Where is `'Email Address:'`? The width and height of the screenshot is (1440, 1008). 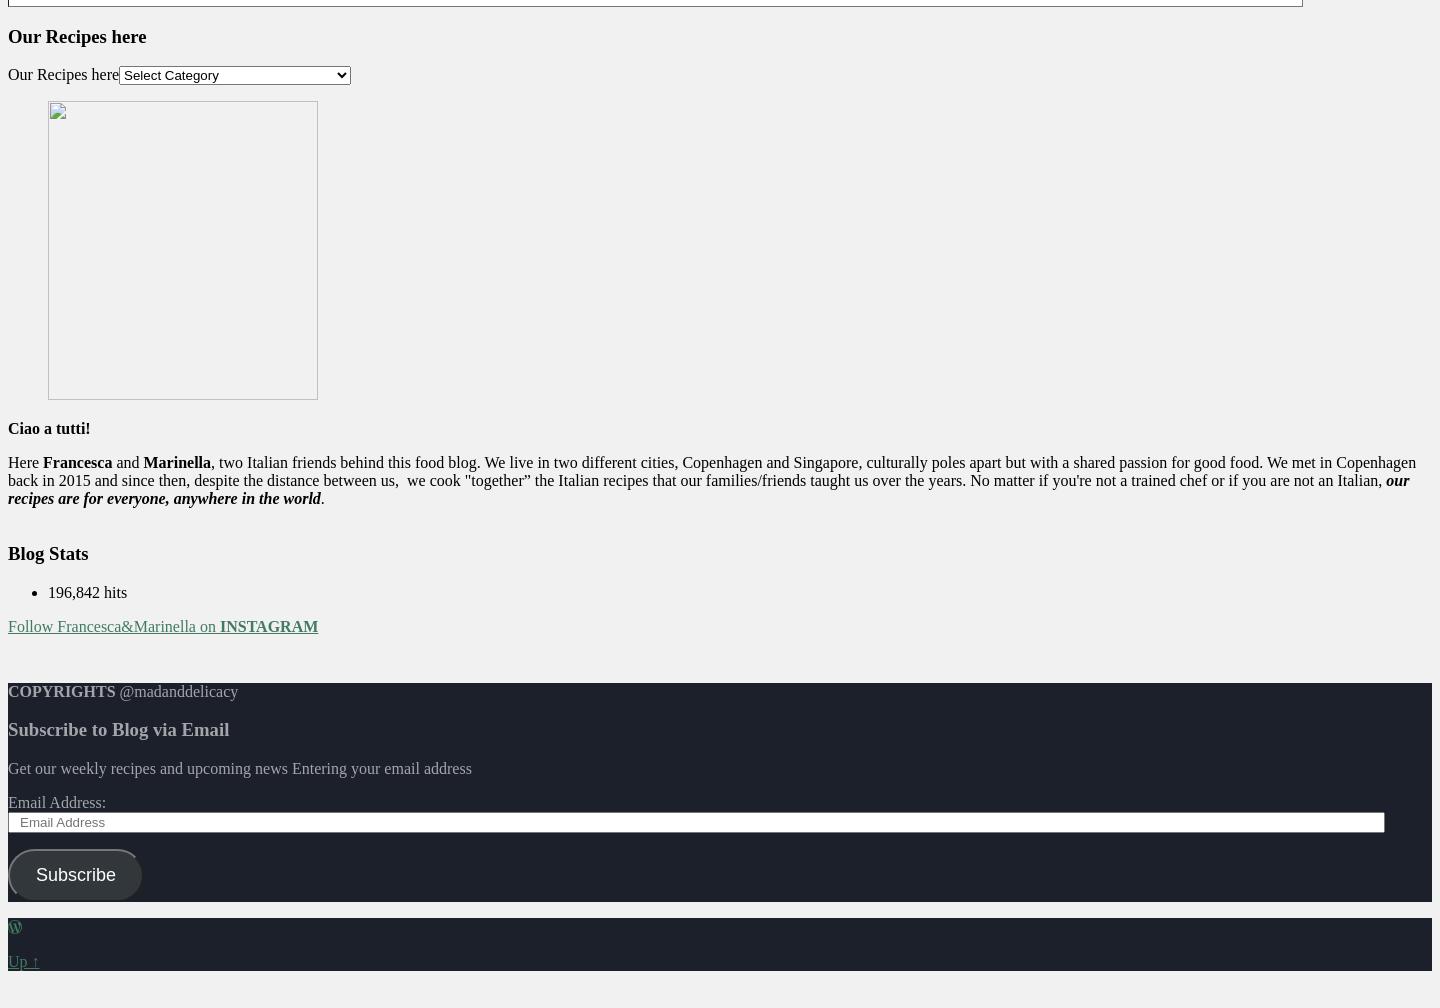 'Email Address:' is located at coordinates (7, 802).